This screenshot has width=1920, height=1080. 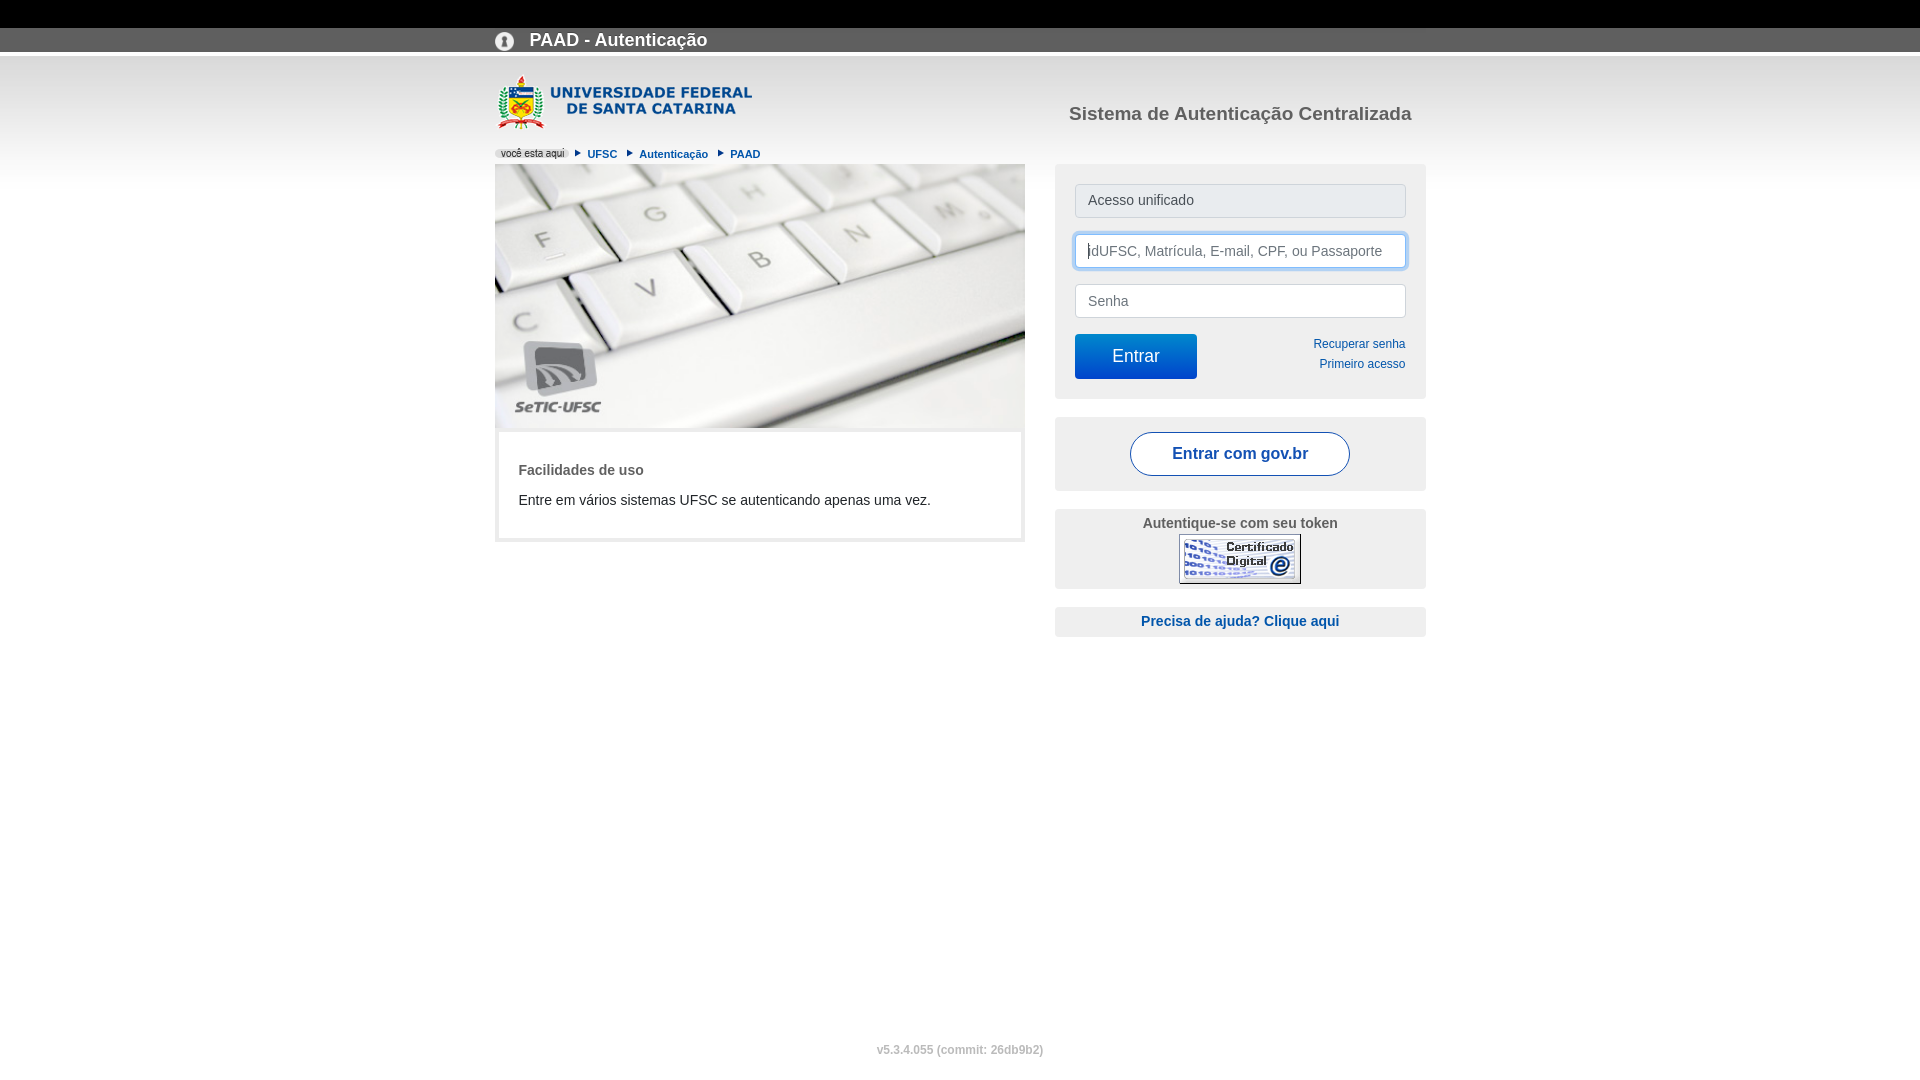 I want to click on 'Entrar com, so click(x=1238, y=454).